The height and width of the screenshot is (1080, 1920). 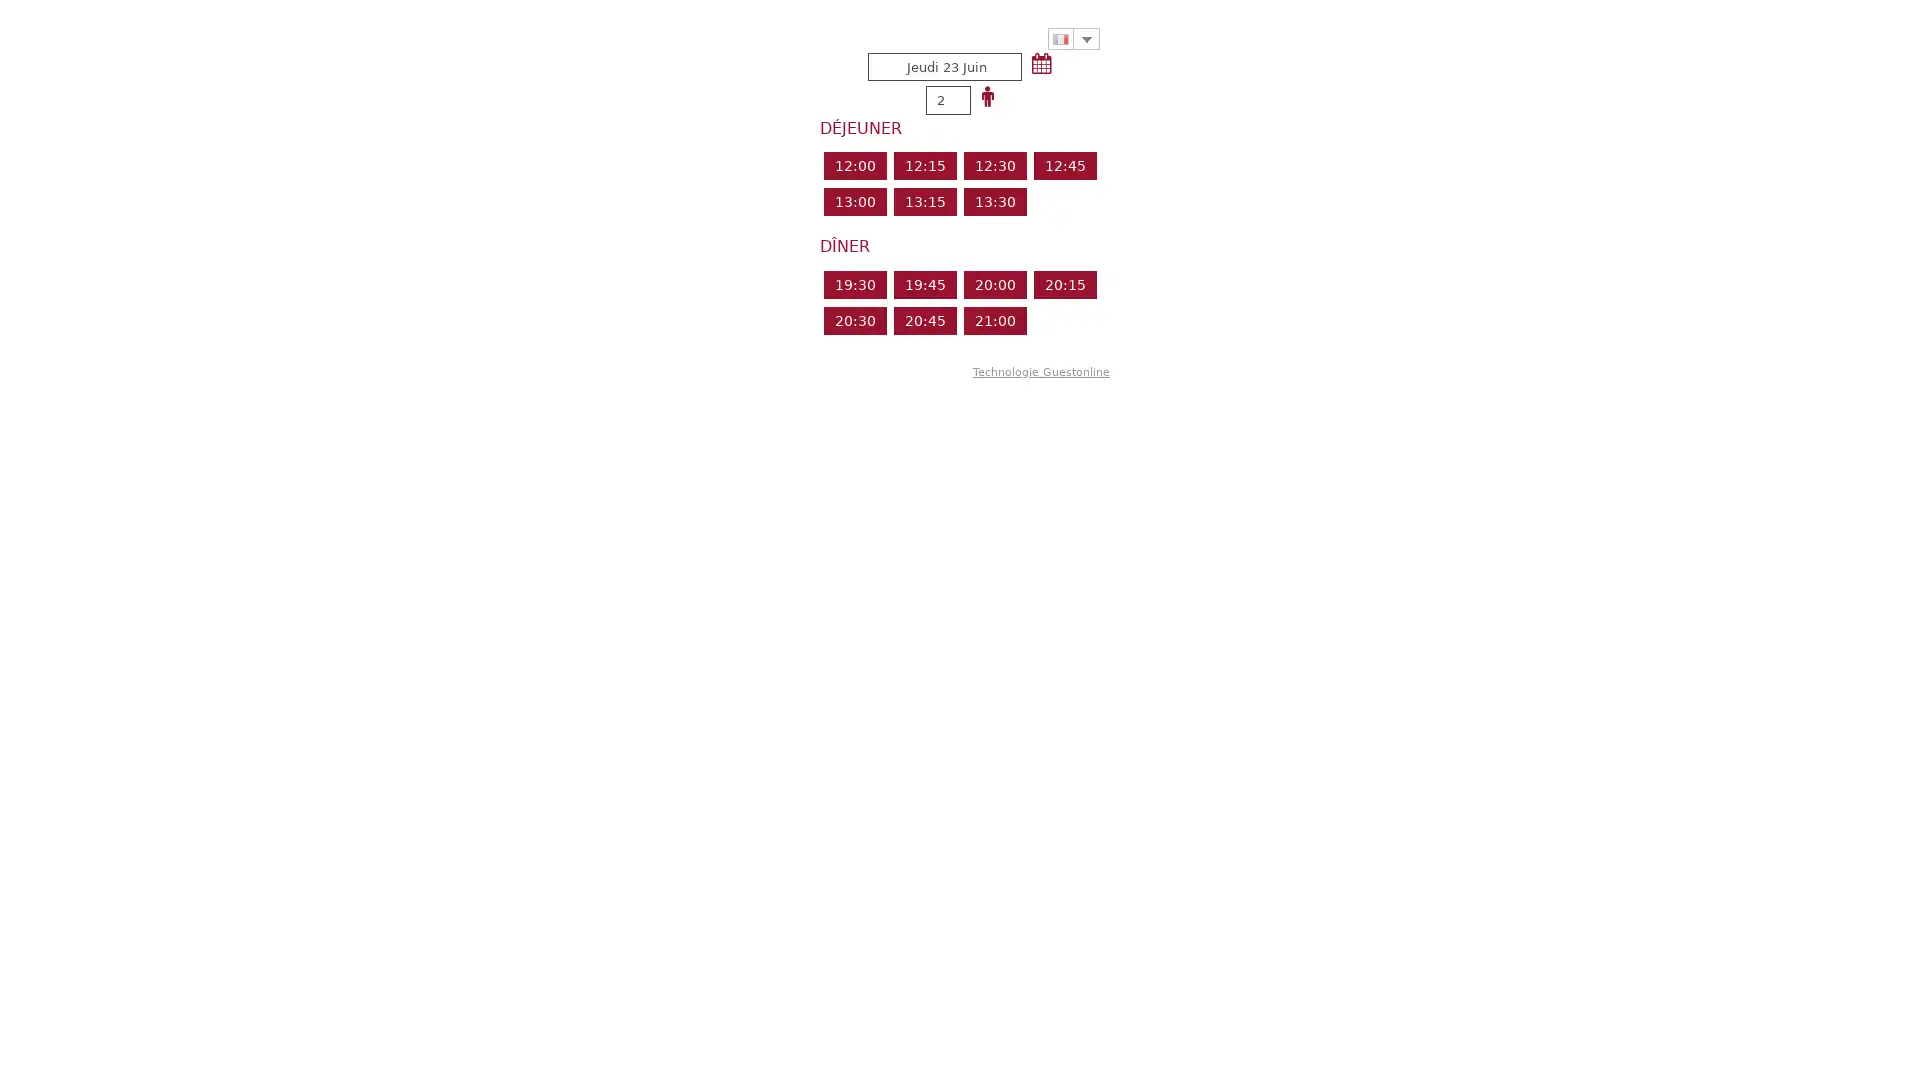 What do you see at coordinates (994, 164) in the screenshot?
I see `12:30` at bounding box center [994, 164].